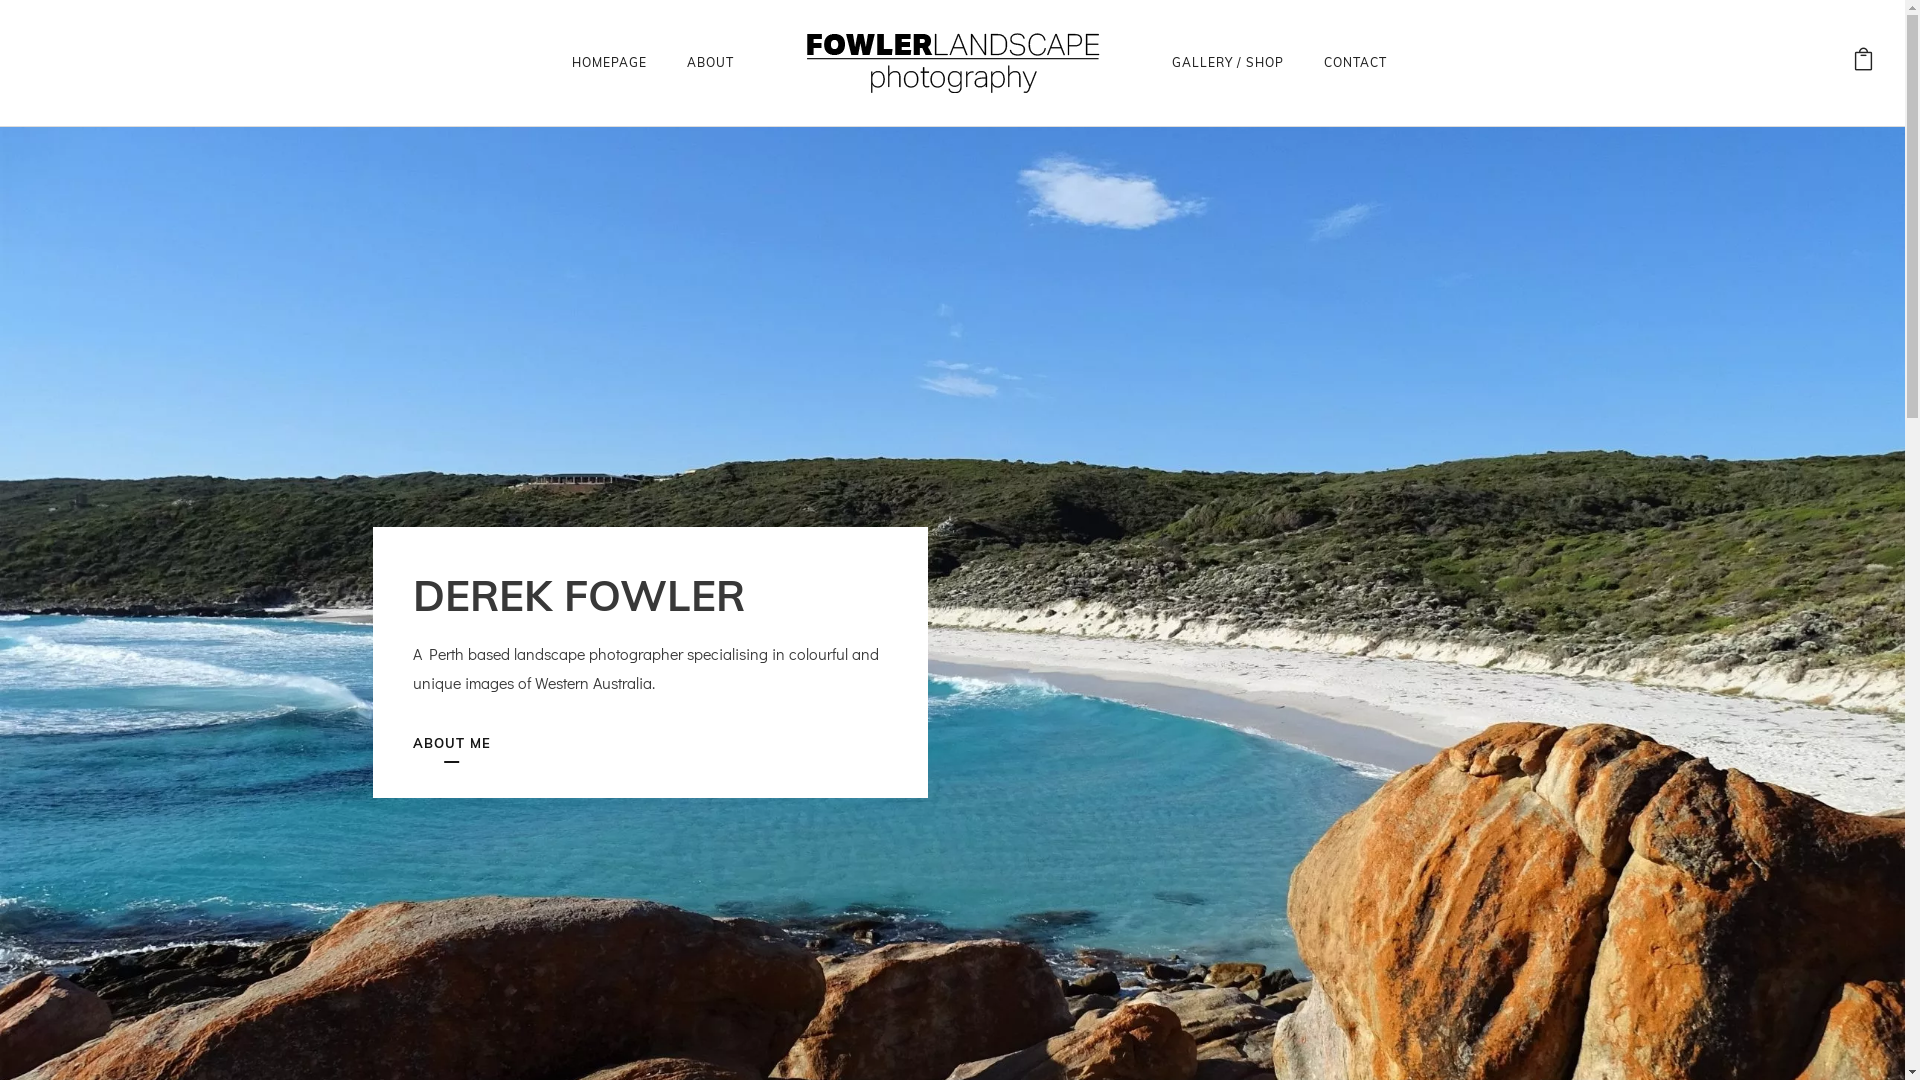 Image resolution: width=1920 pixels, height=1080 pixels. Describe the element at coordinates (1355, 61) in the screenshot. I see `'CONTACT'` at that location.